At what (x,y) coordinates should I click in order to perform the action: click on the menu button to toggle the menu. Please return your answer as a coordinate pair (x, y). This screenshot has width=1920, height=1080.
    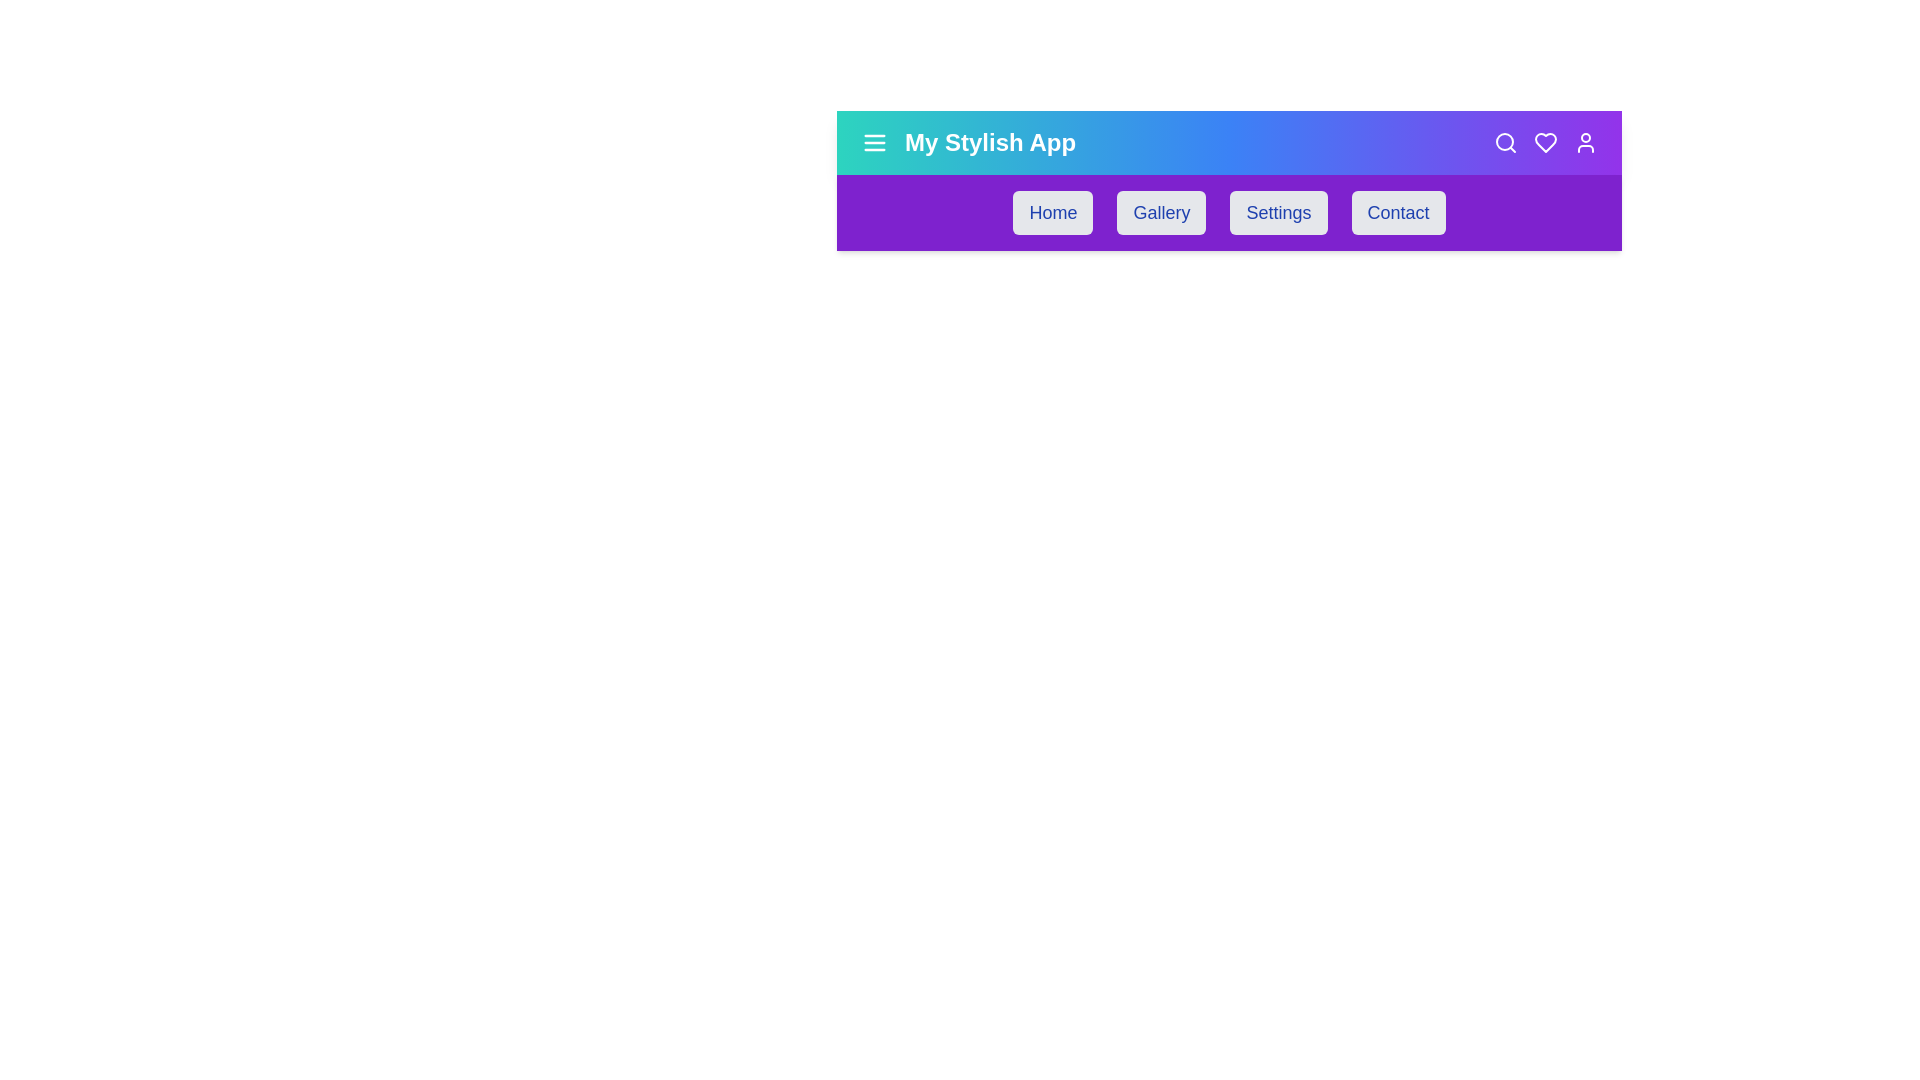
    Looking at the image, I should click on (874, 141).